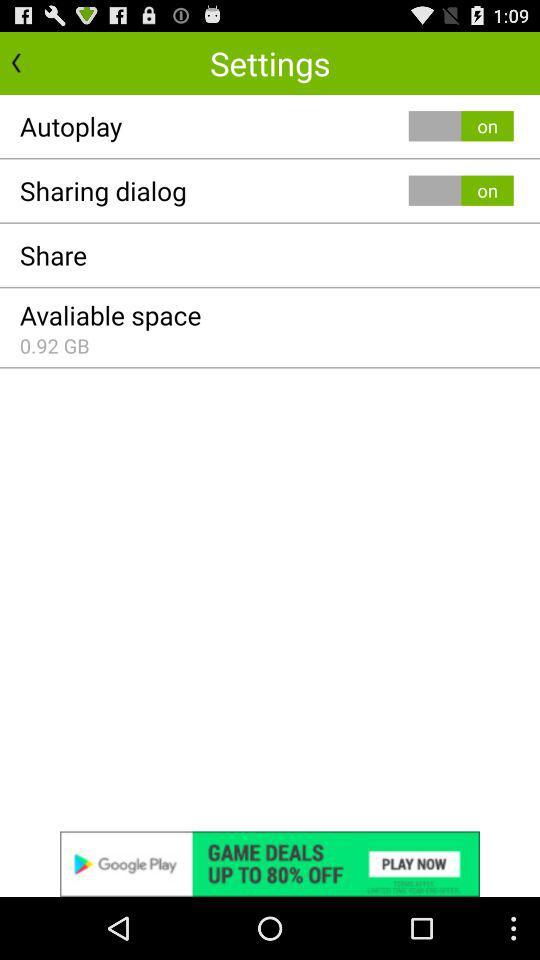 This screenshot has height=960, width=540. What do you see at coordinates (270, 863) in the screenshot?
I see `advertisement` at bounding box center [270, 863].